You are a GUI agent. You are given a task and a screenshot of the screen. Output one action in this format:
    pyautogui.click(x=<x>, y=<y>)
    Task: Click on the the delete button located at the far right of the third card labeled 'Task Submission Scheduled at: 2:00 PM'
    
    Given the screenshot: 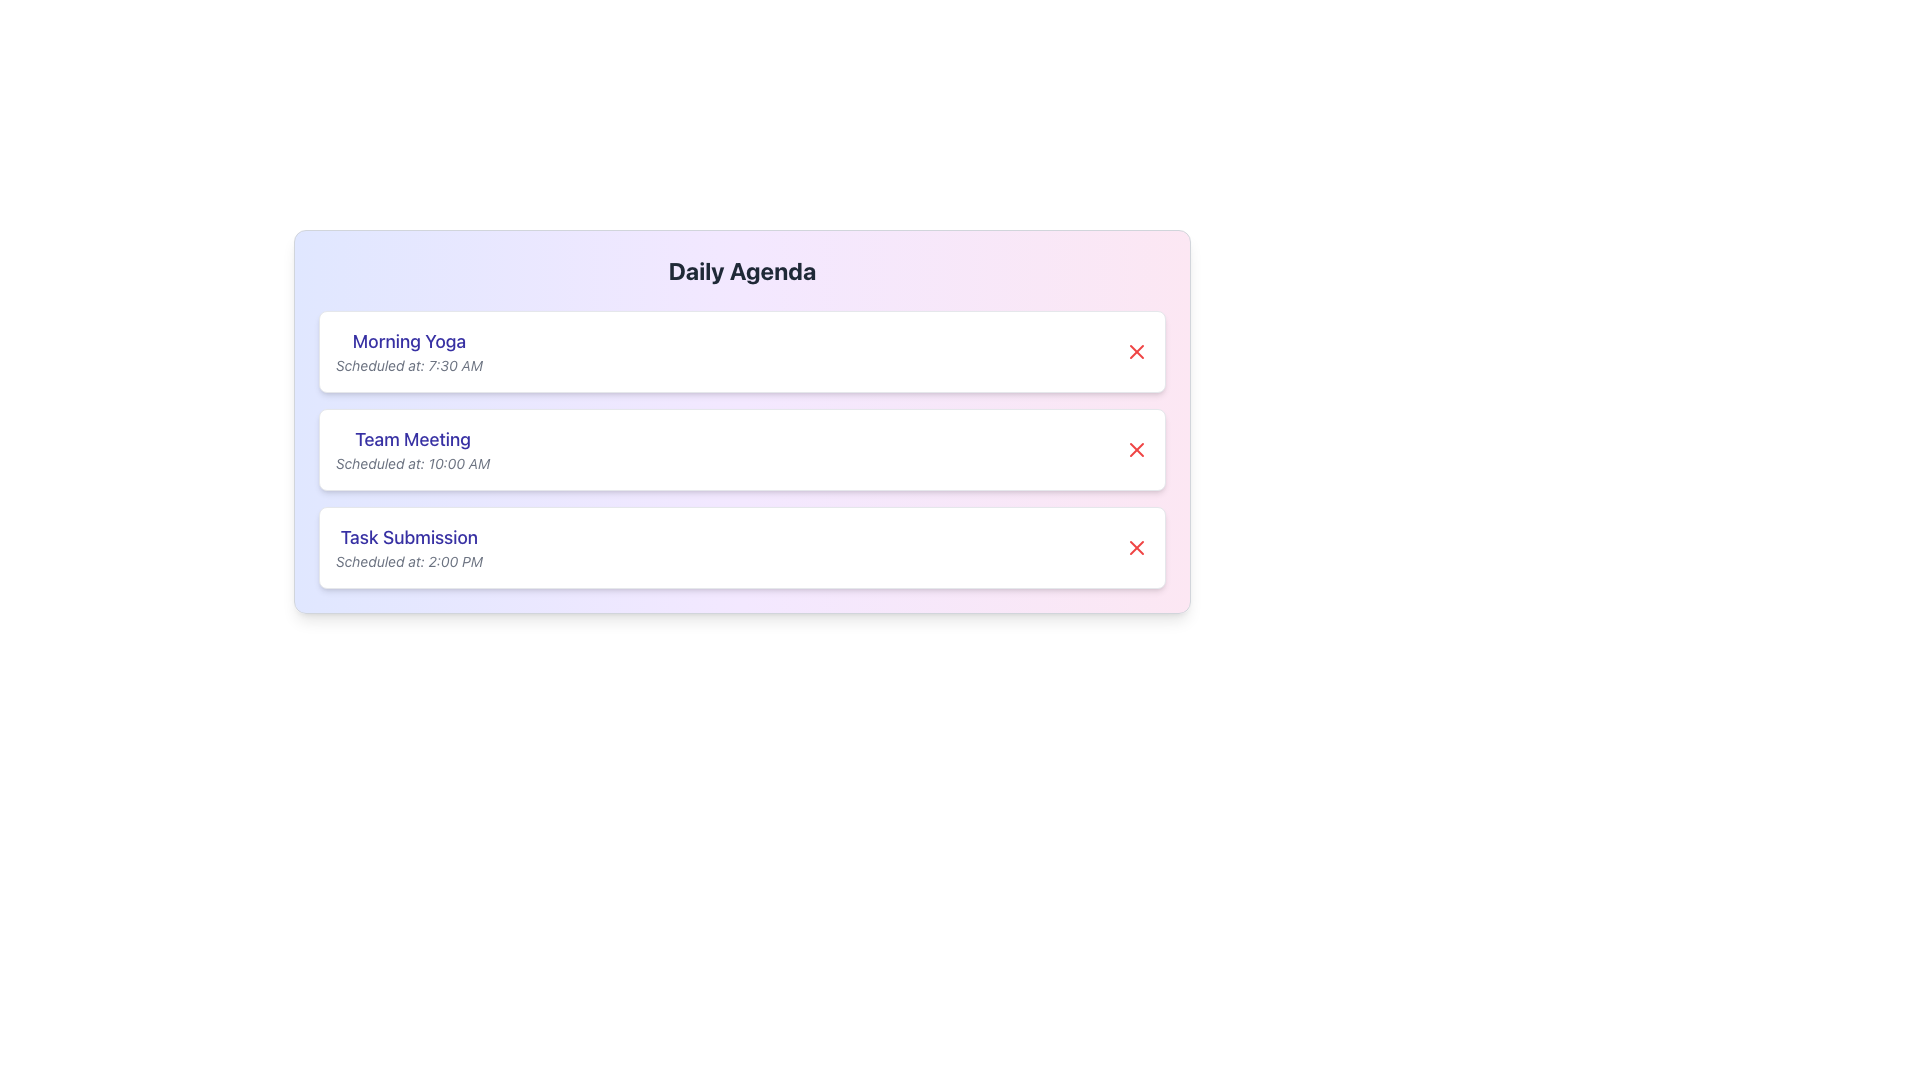 What is the action you would take?
    pyautogui.click(x=1137, y=547)
    